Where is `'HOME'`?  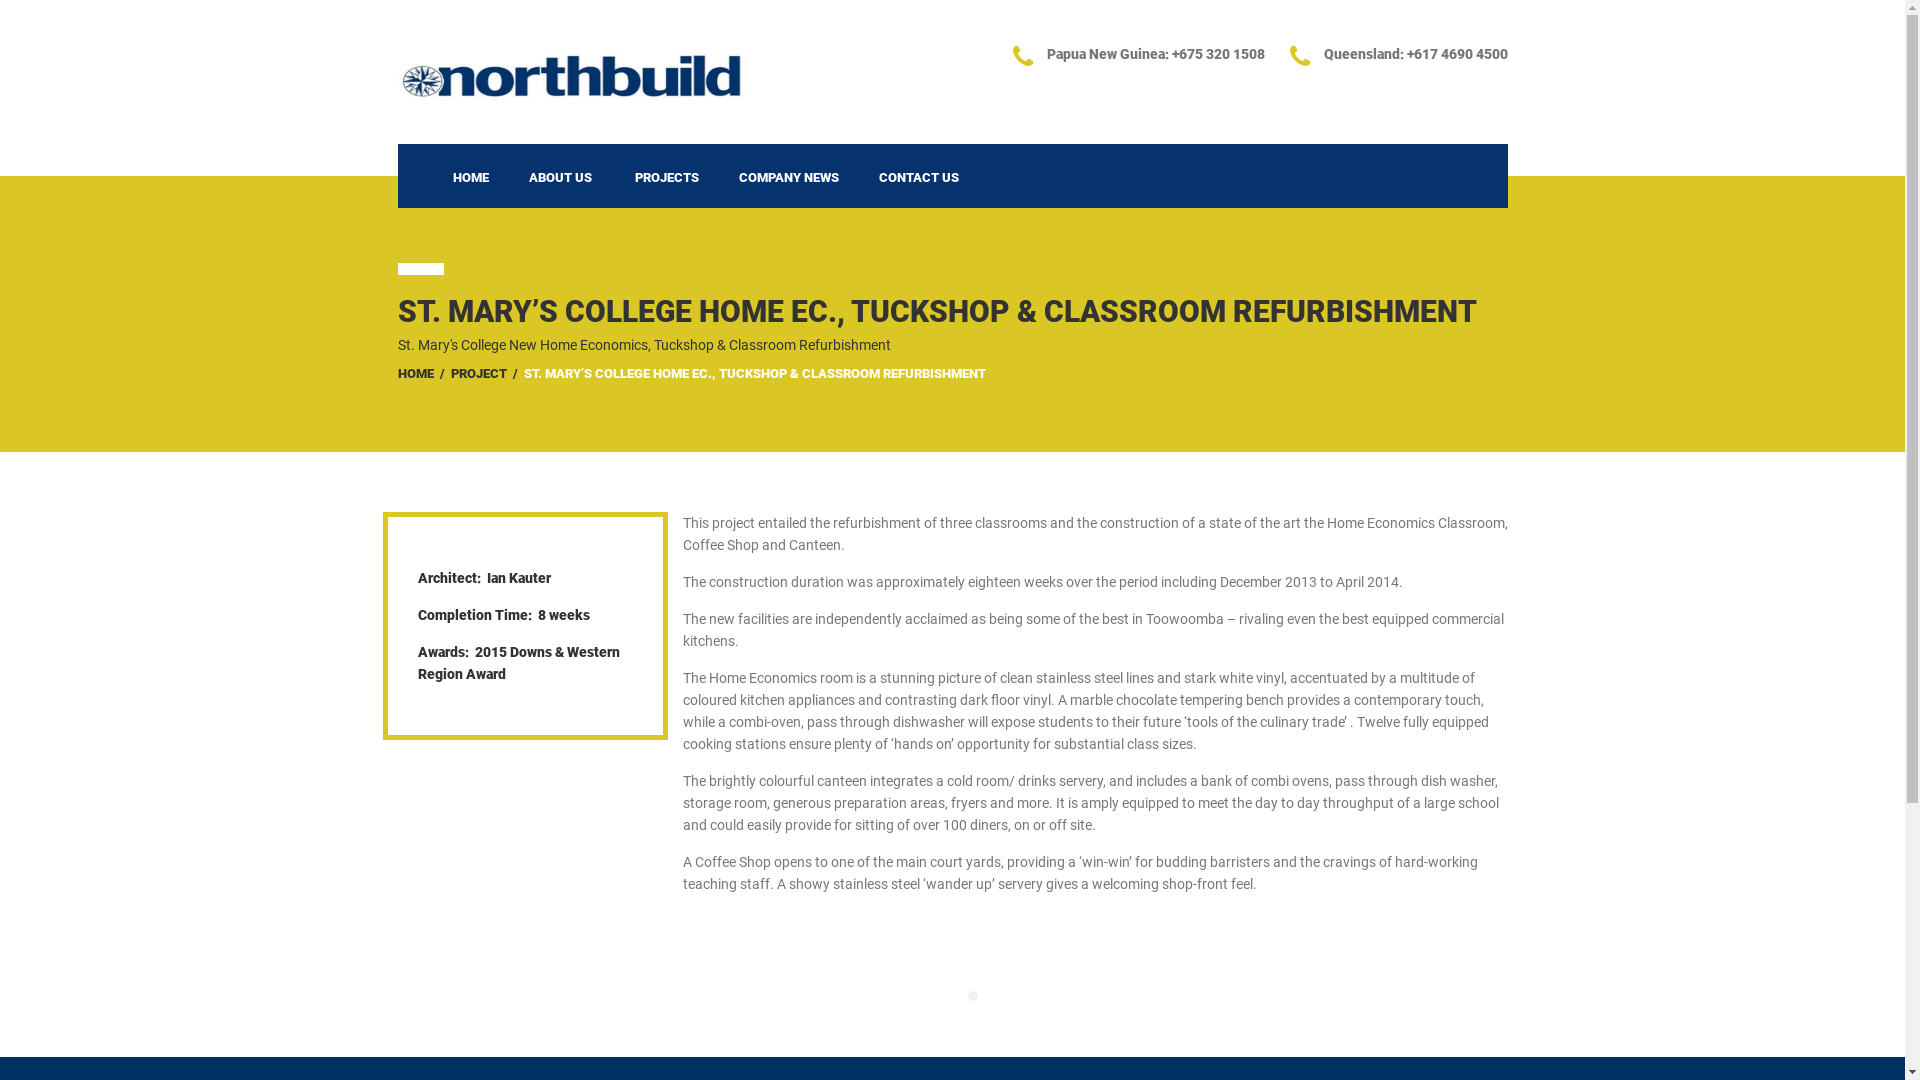
'HOME' is located at coordinates (415, 373).